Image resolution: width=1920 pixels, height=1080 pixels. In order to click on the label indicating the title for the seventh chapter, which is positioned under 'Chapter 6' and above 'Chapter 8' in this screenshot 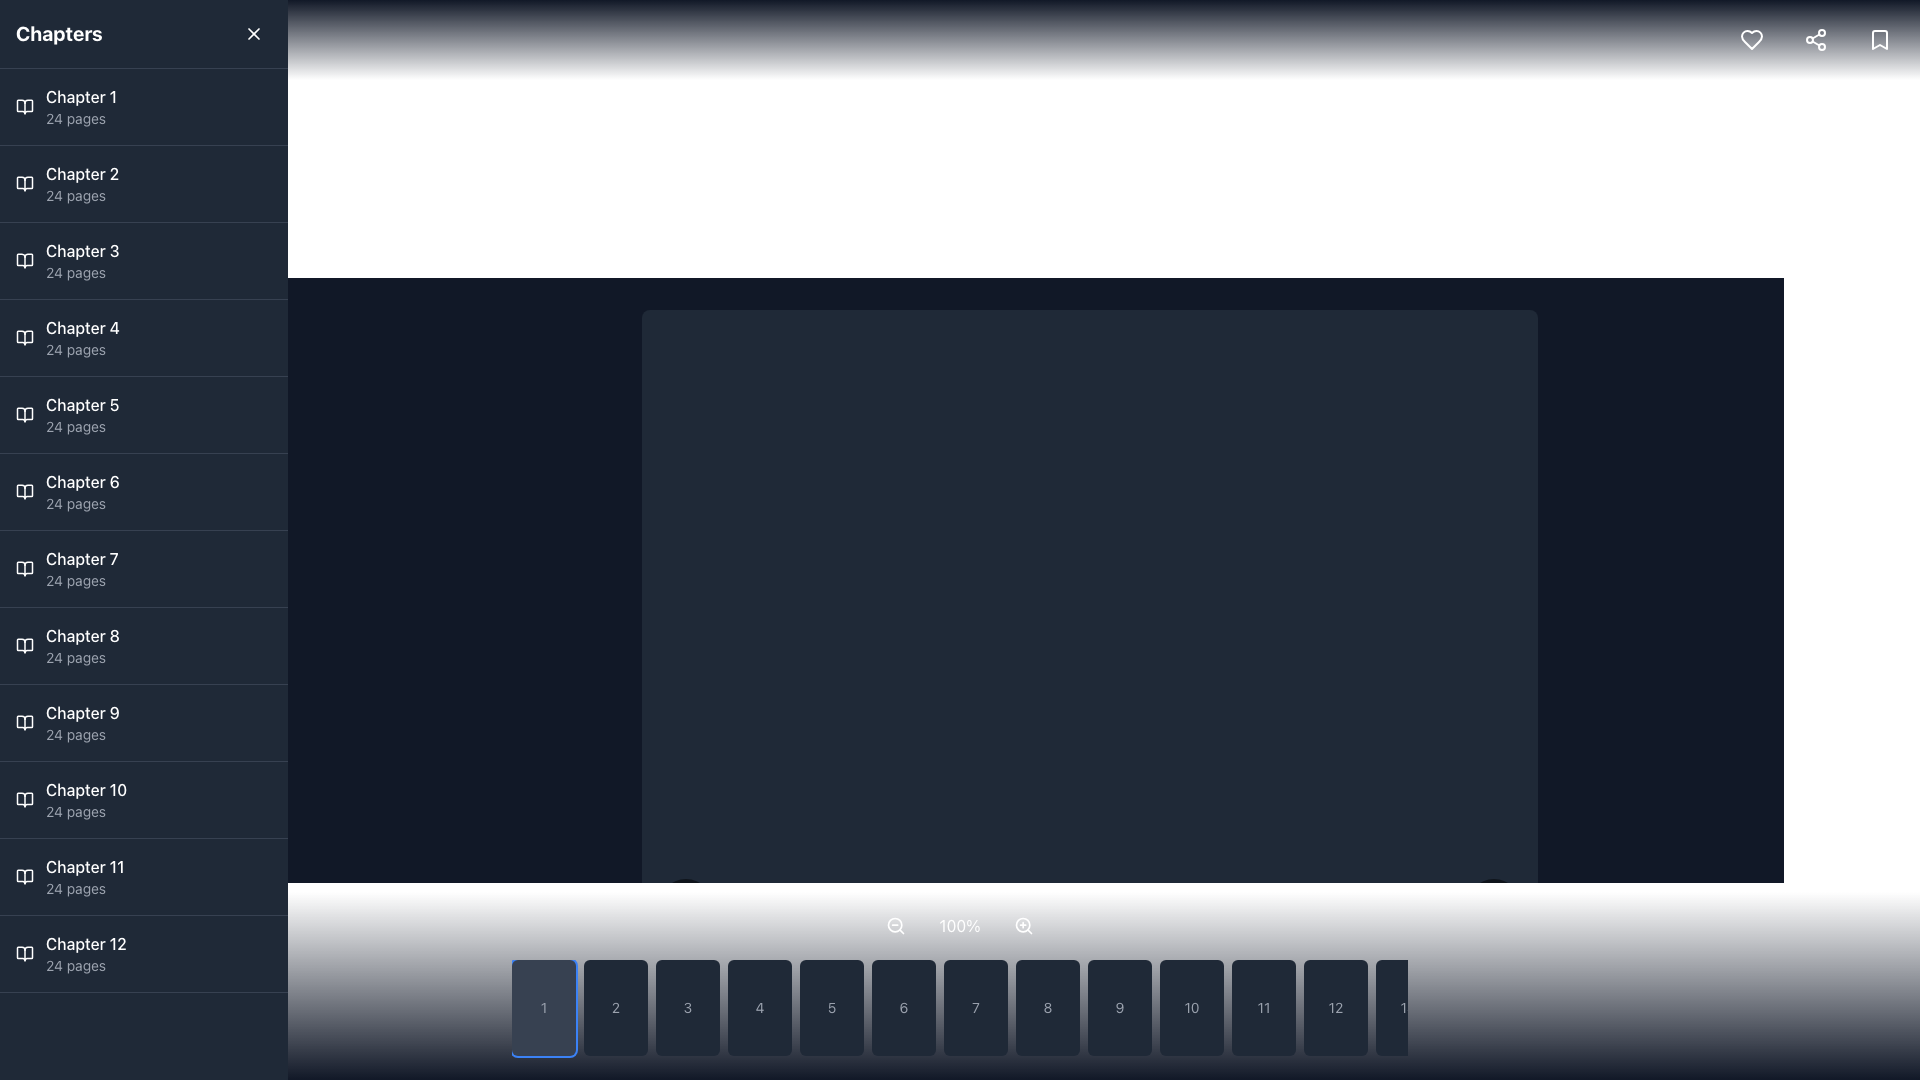, I will do `click(81, 559)`.